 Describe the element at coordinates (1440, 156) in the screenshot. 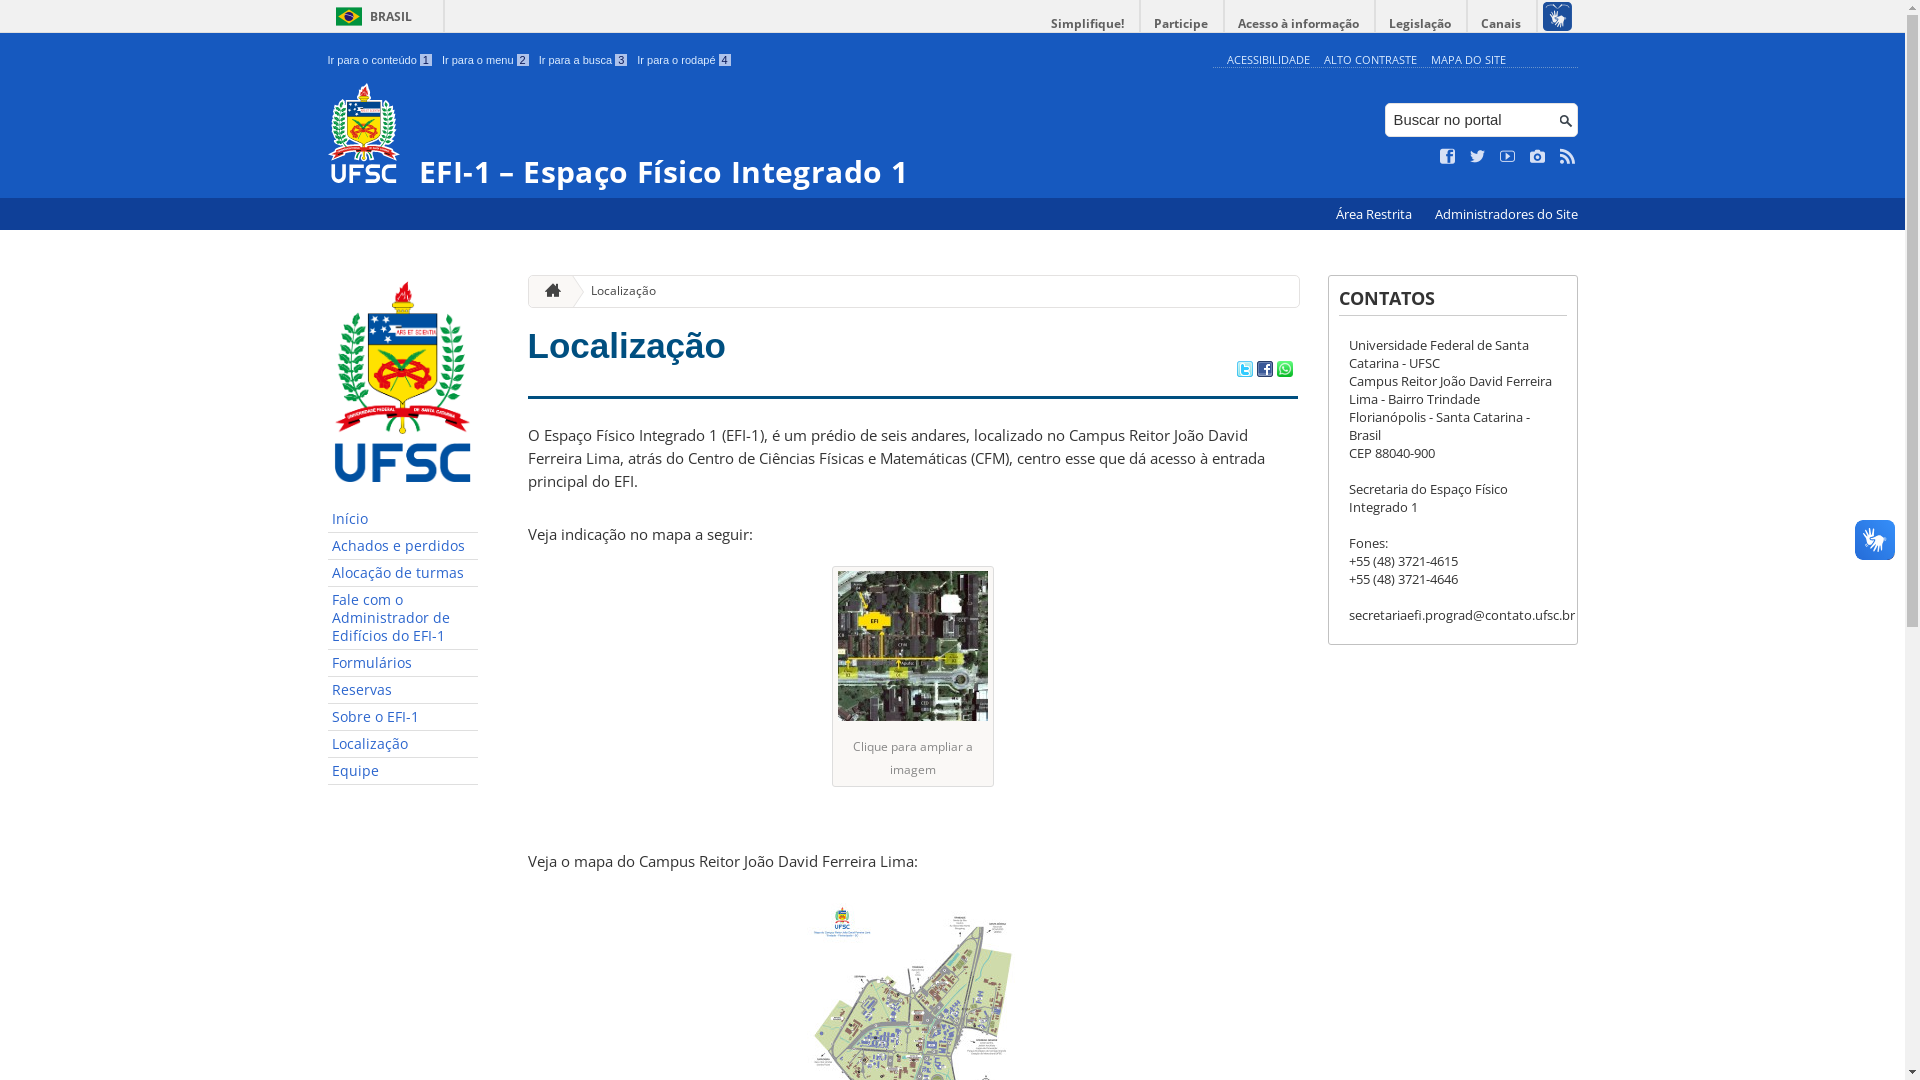

I see `'Curta no Facebook'` at that location.